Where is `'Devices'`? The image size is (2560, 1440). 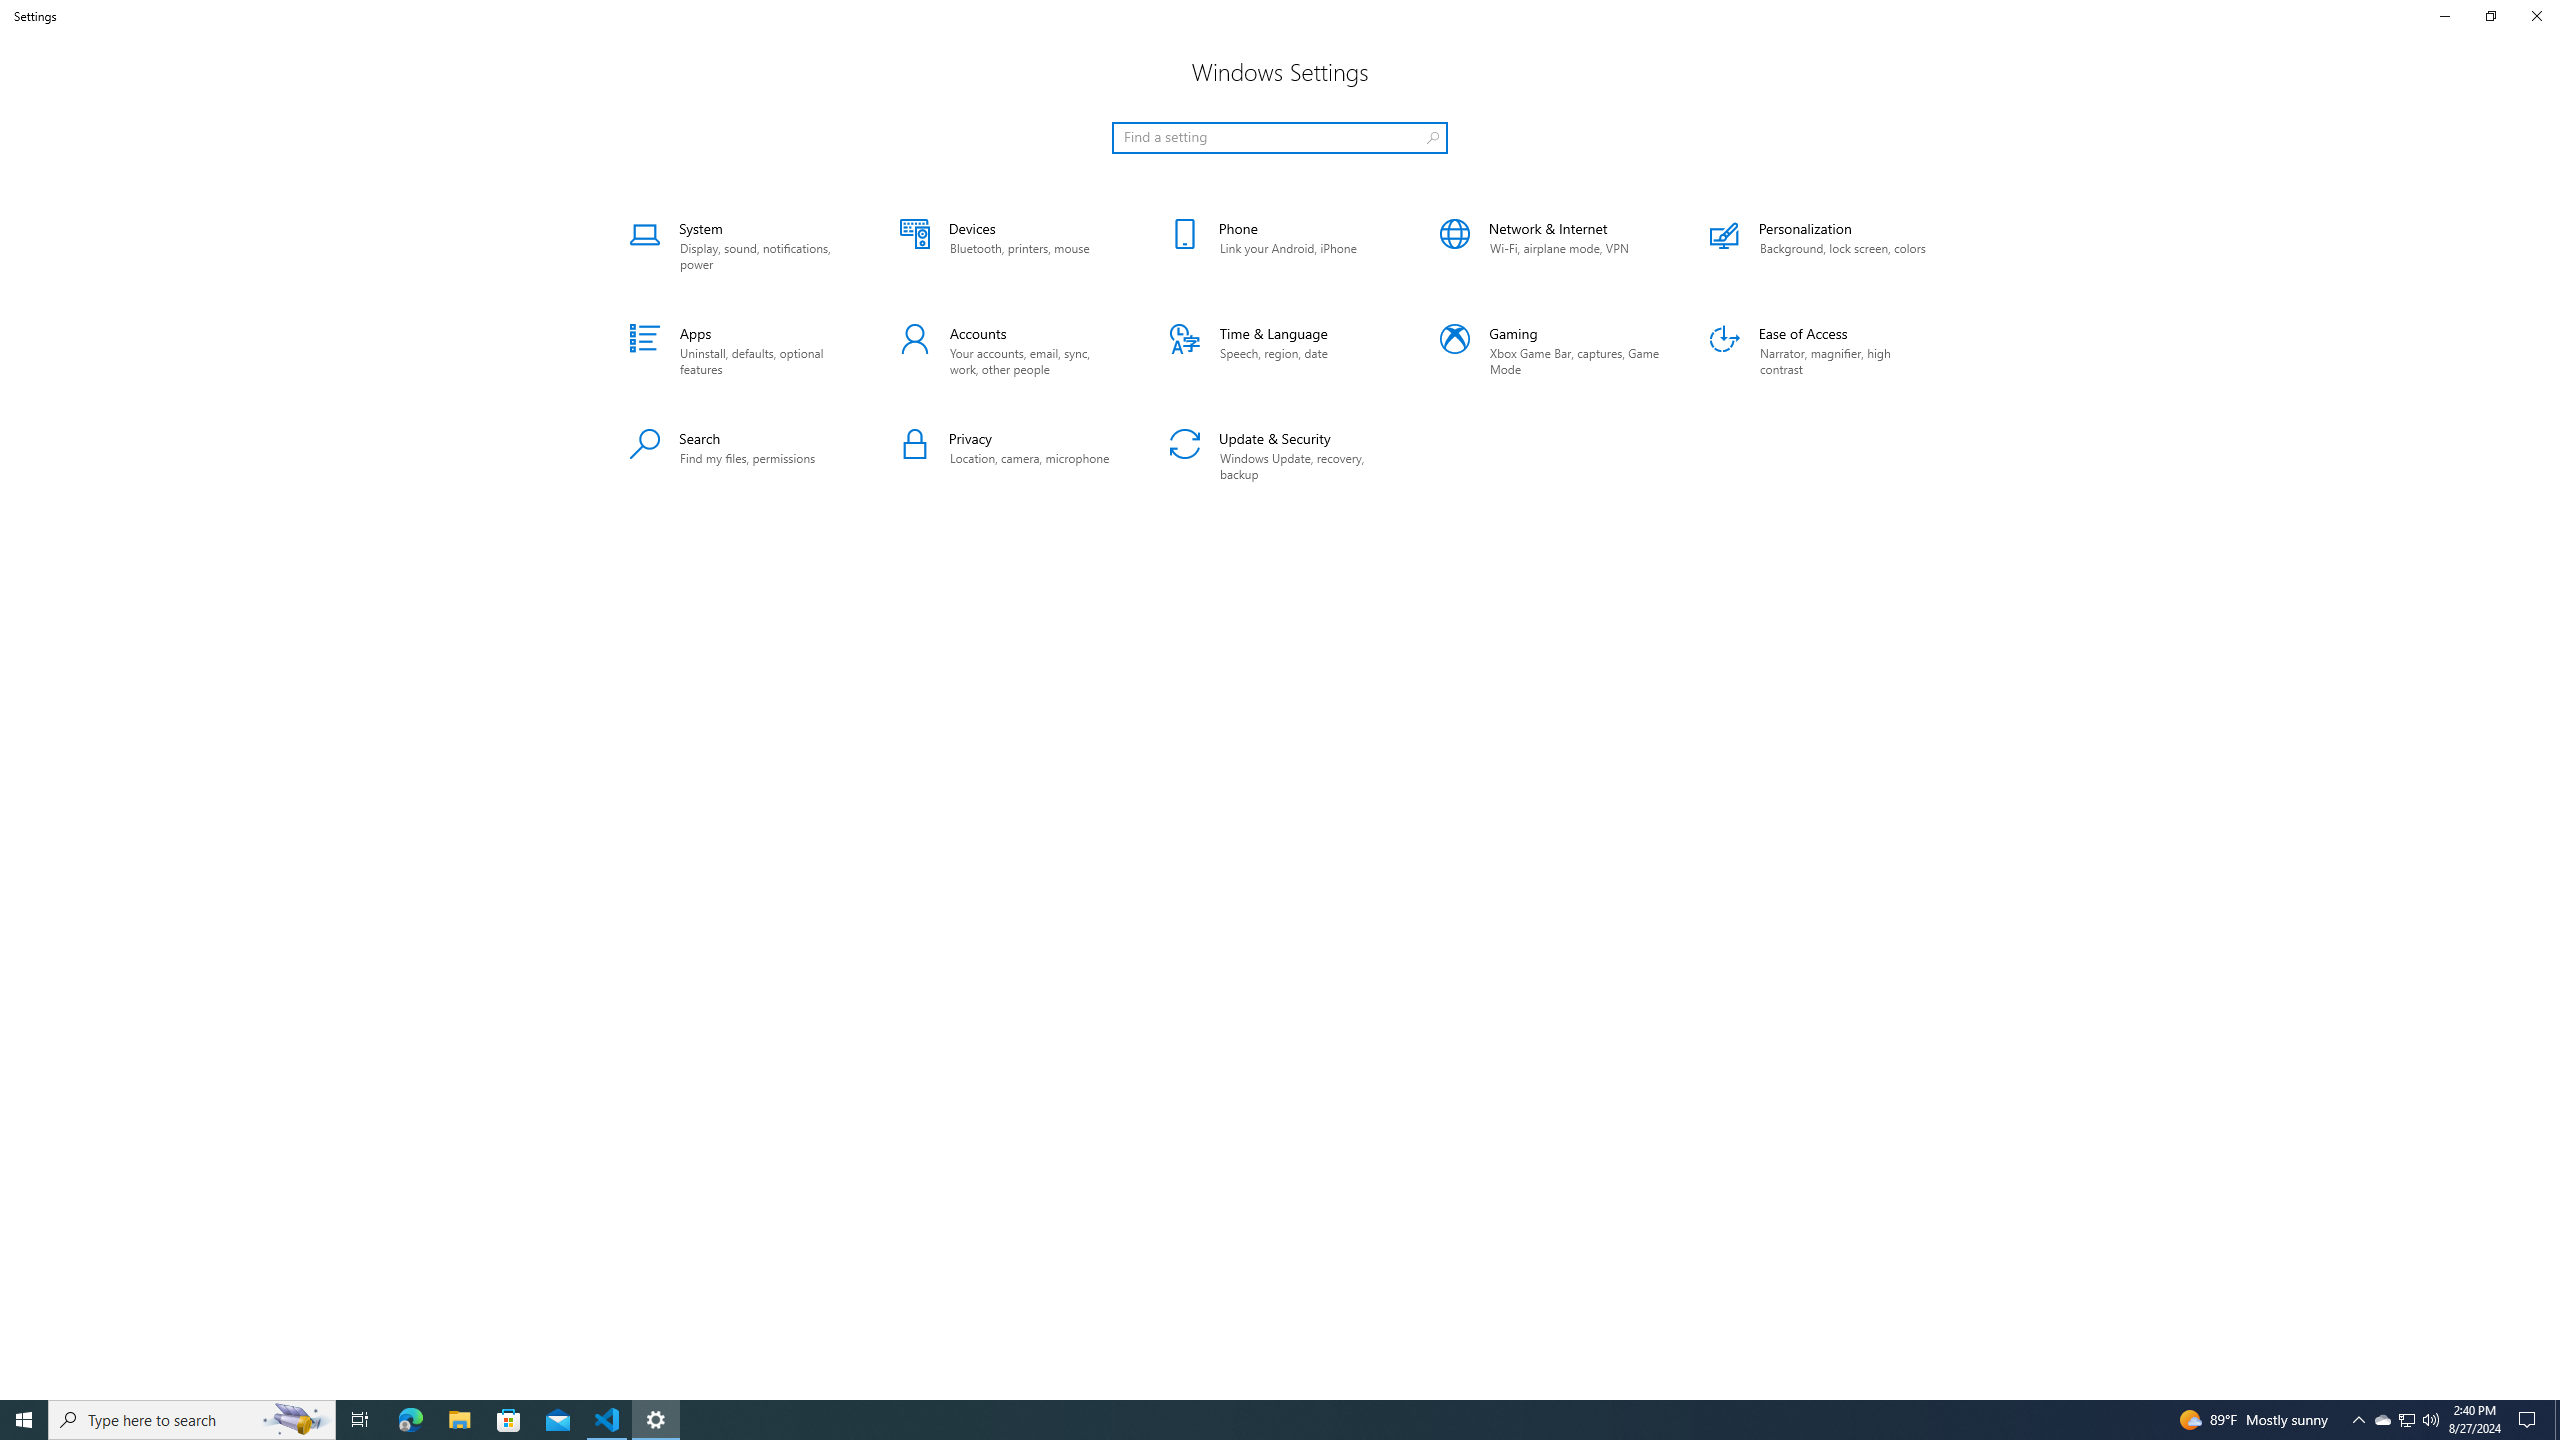
'Devices' is located at coordinates (1008, 245).